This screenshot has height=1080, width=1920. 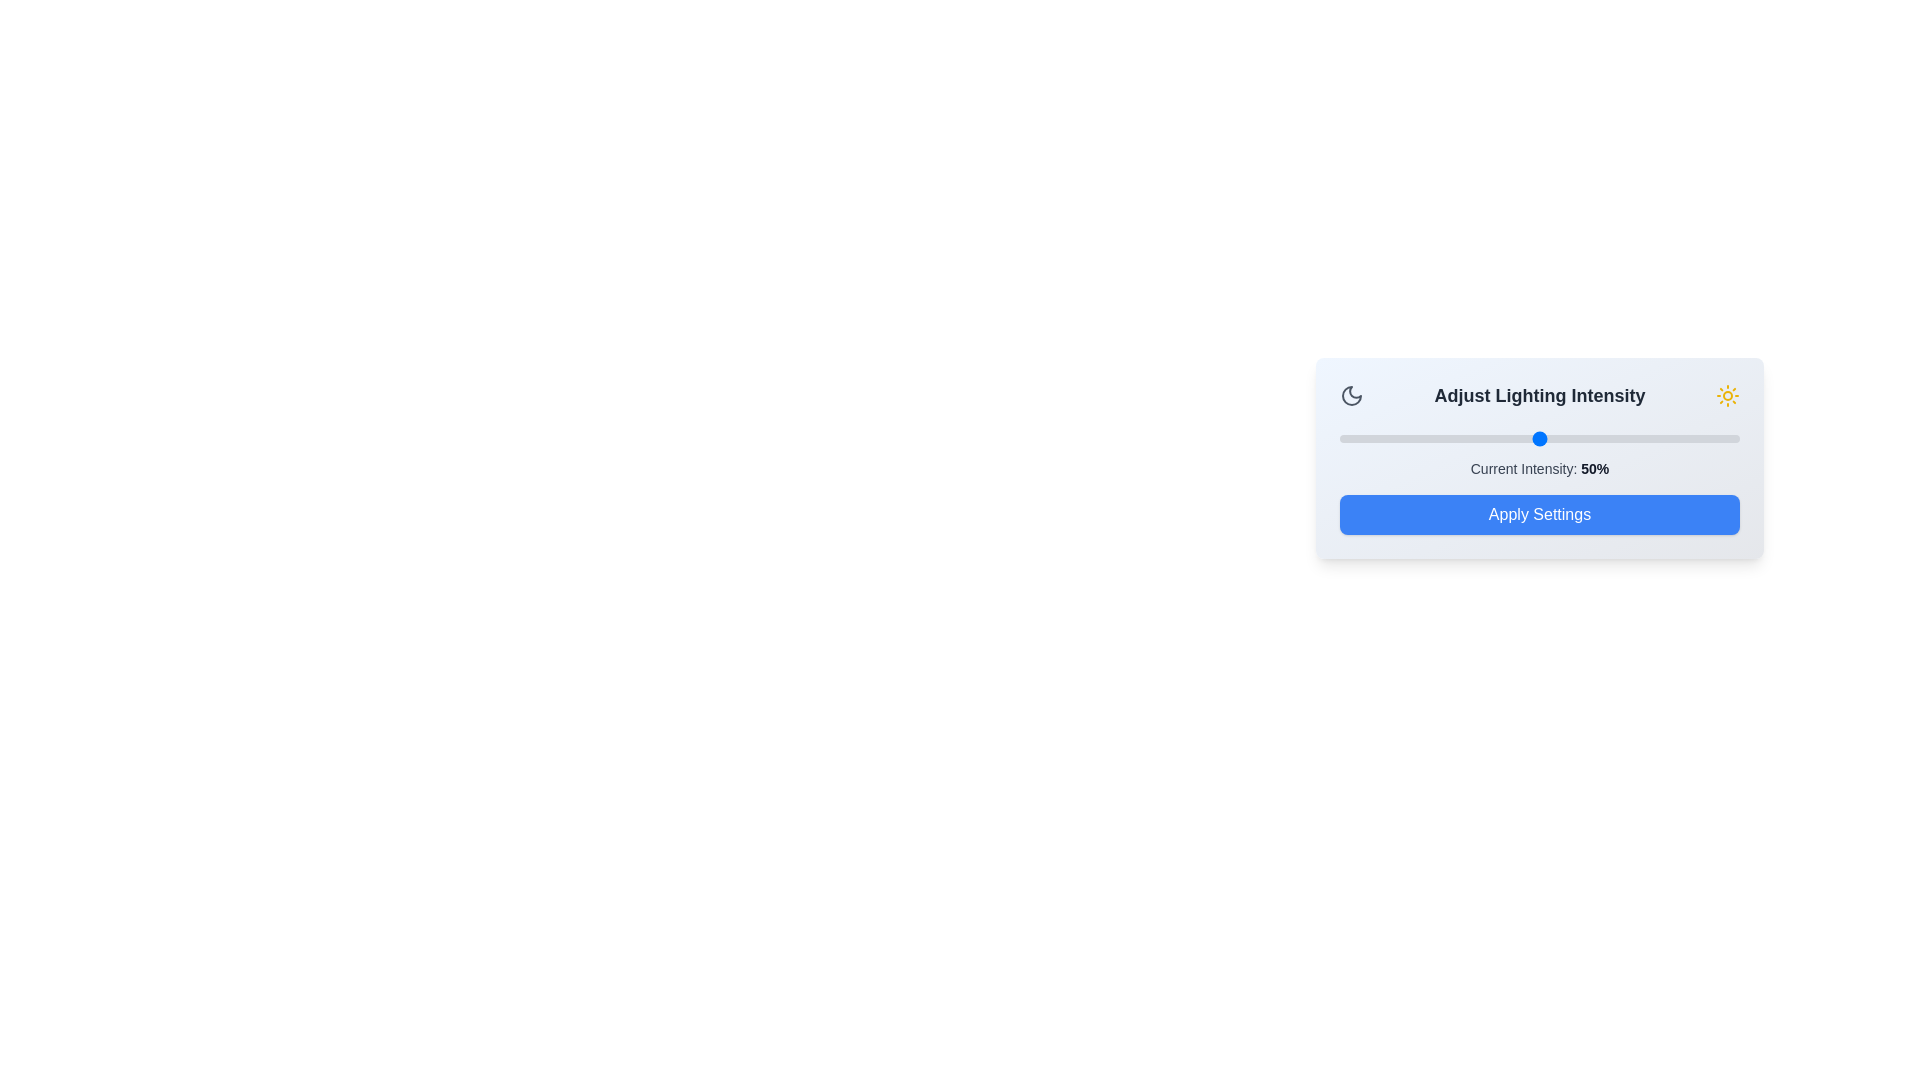 What do you see at coordinates (1539, 469) in the screenshot?
I see `the 'Current Intensity' text to highlight it` at bounding box center [1539, 469].